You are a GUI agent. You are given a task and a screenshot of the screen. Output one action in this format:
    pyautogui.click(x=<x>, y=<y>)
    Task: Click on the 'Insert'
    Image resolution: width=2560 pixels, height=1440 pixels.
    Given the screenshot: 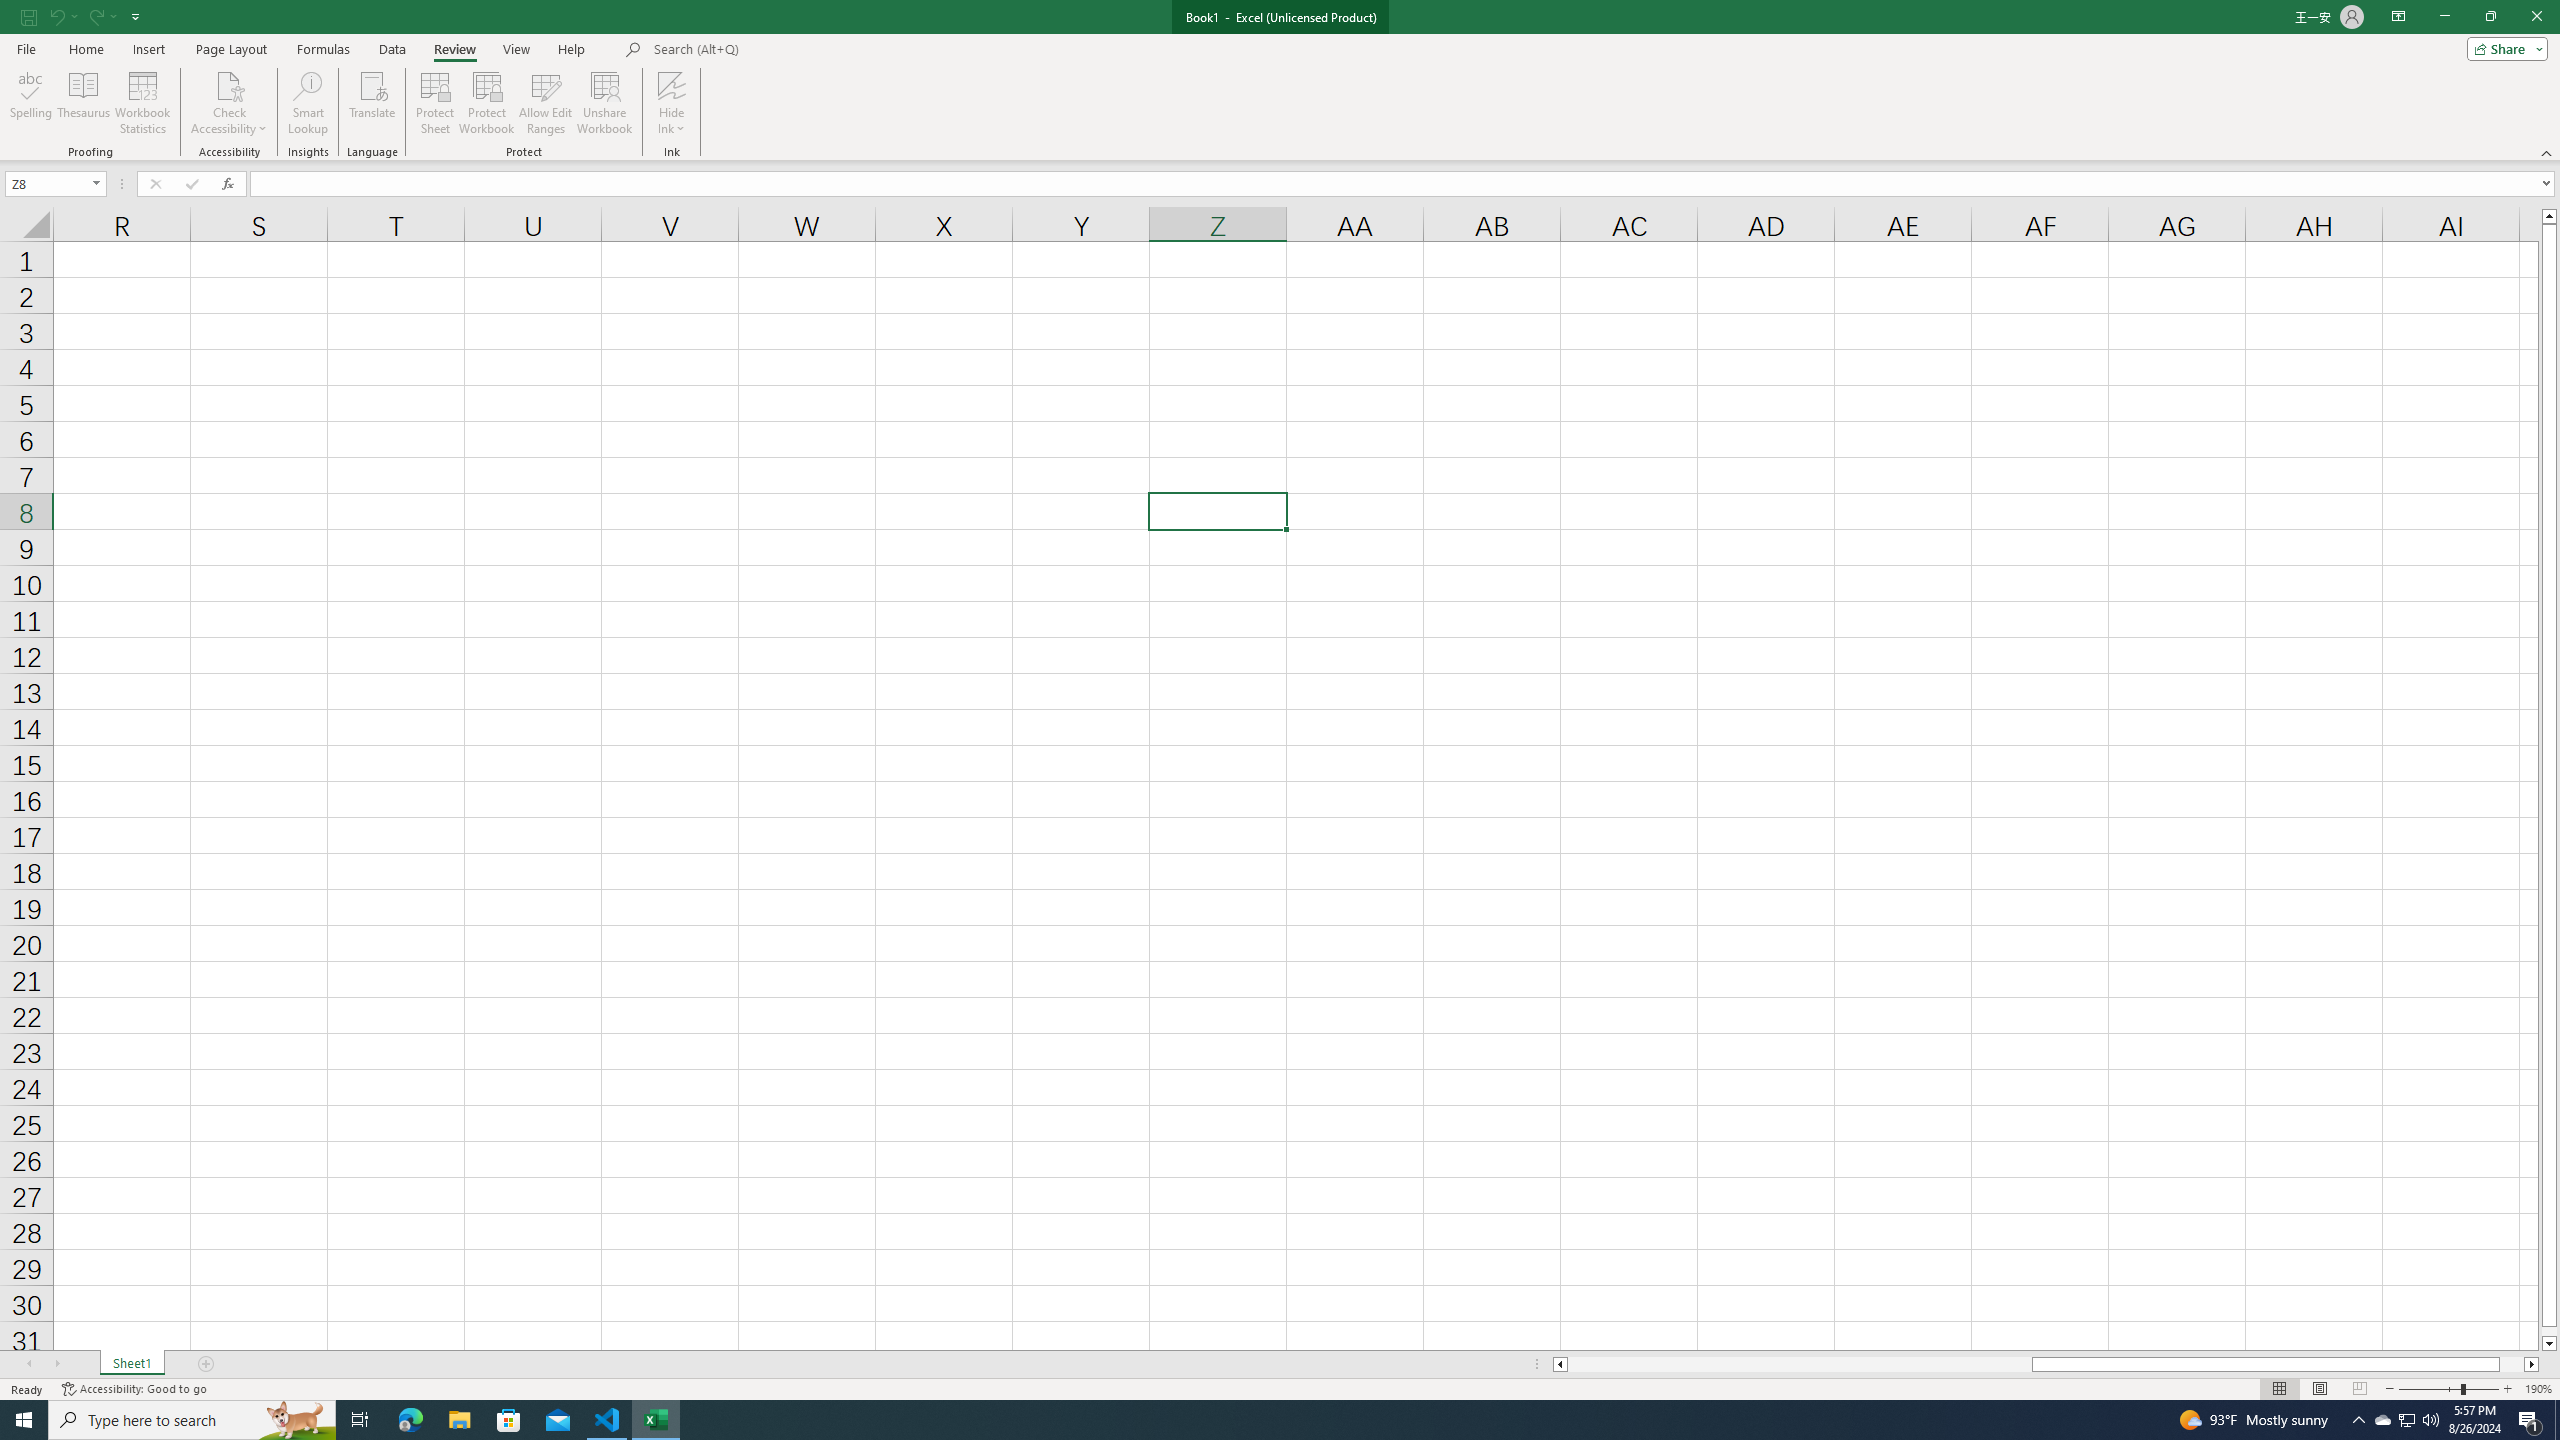 What is the action you would take?
    pyautogui.click(x=147, y=49)
    